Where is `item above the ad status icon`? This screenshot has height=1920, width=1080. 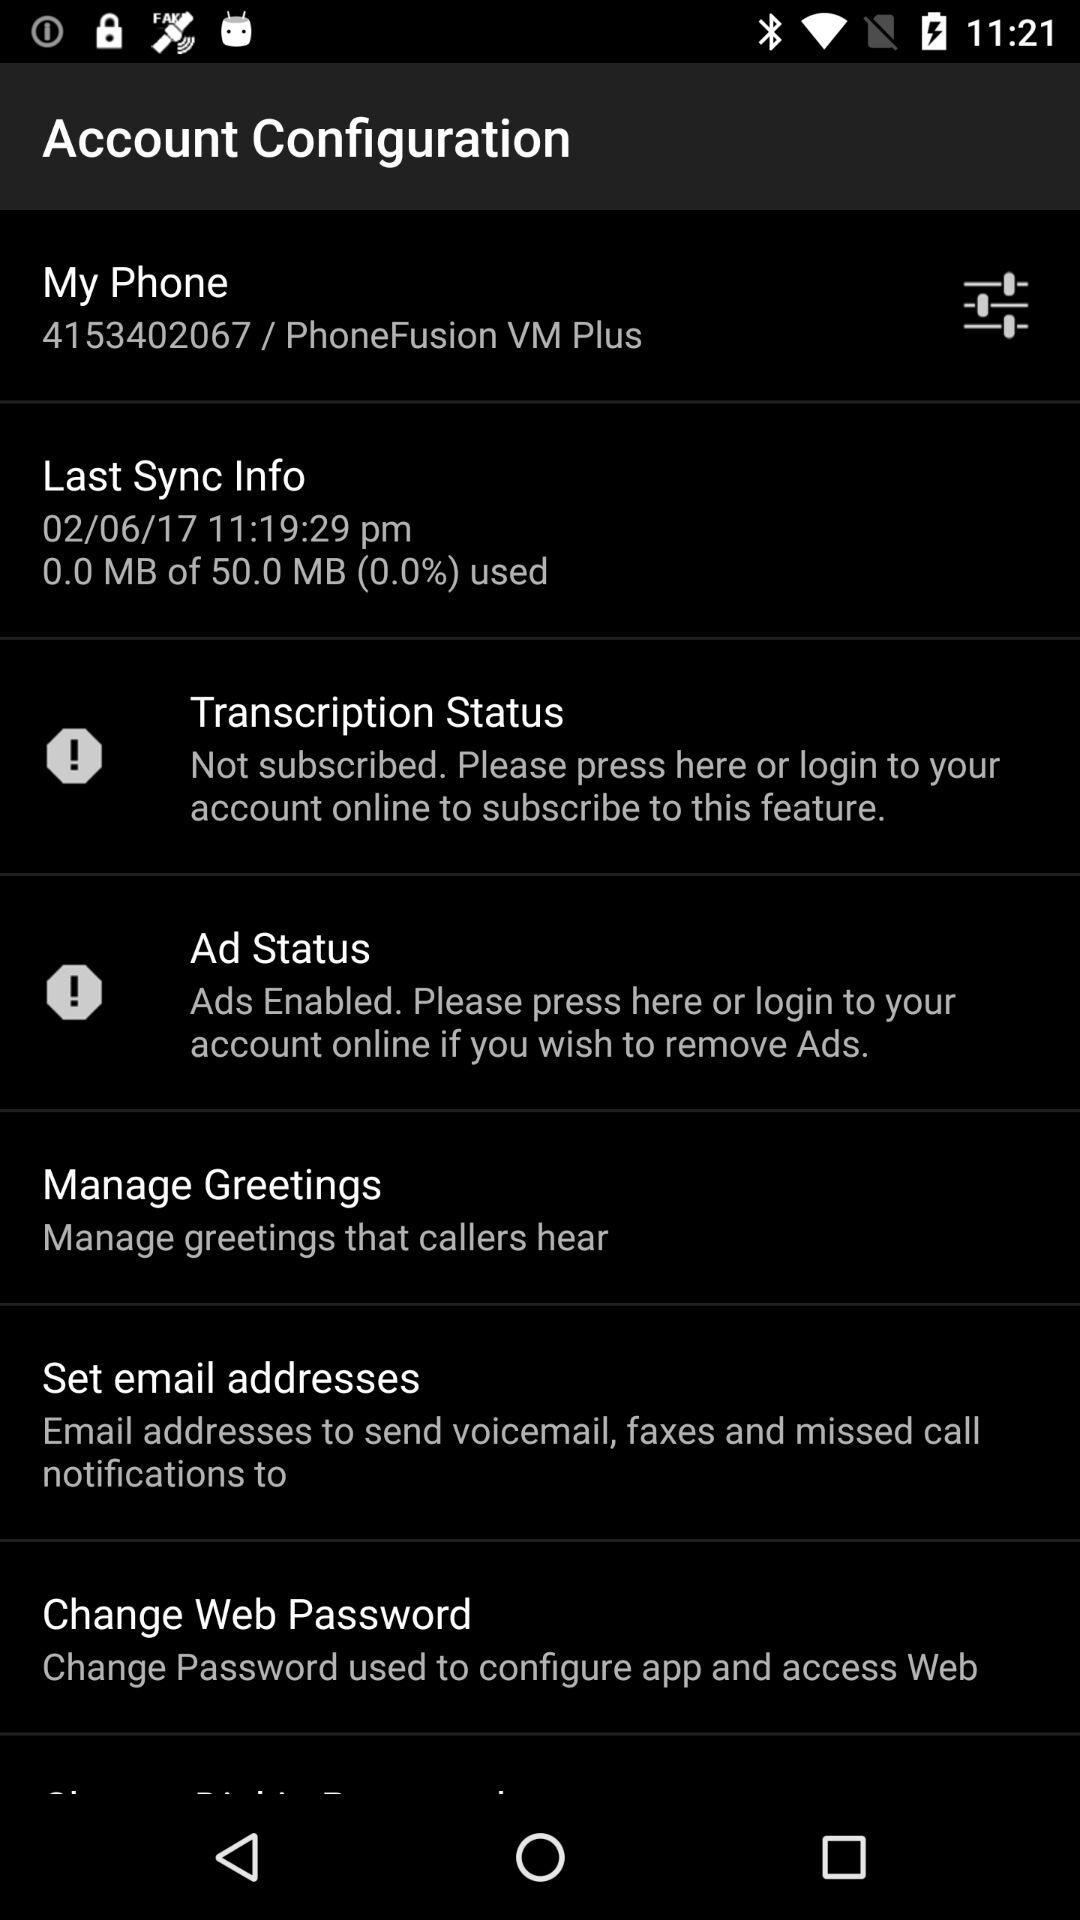 item above the ad status icon is located at coordinates (612, 783).